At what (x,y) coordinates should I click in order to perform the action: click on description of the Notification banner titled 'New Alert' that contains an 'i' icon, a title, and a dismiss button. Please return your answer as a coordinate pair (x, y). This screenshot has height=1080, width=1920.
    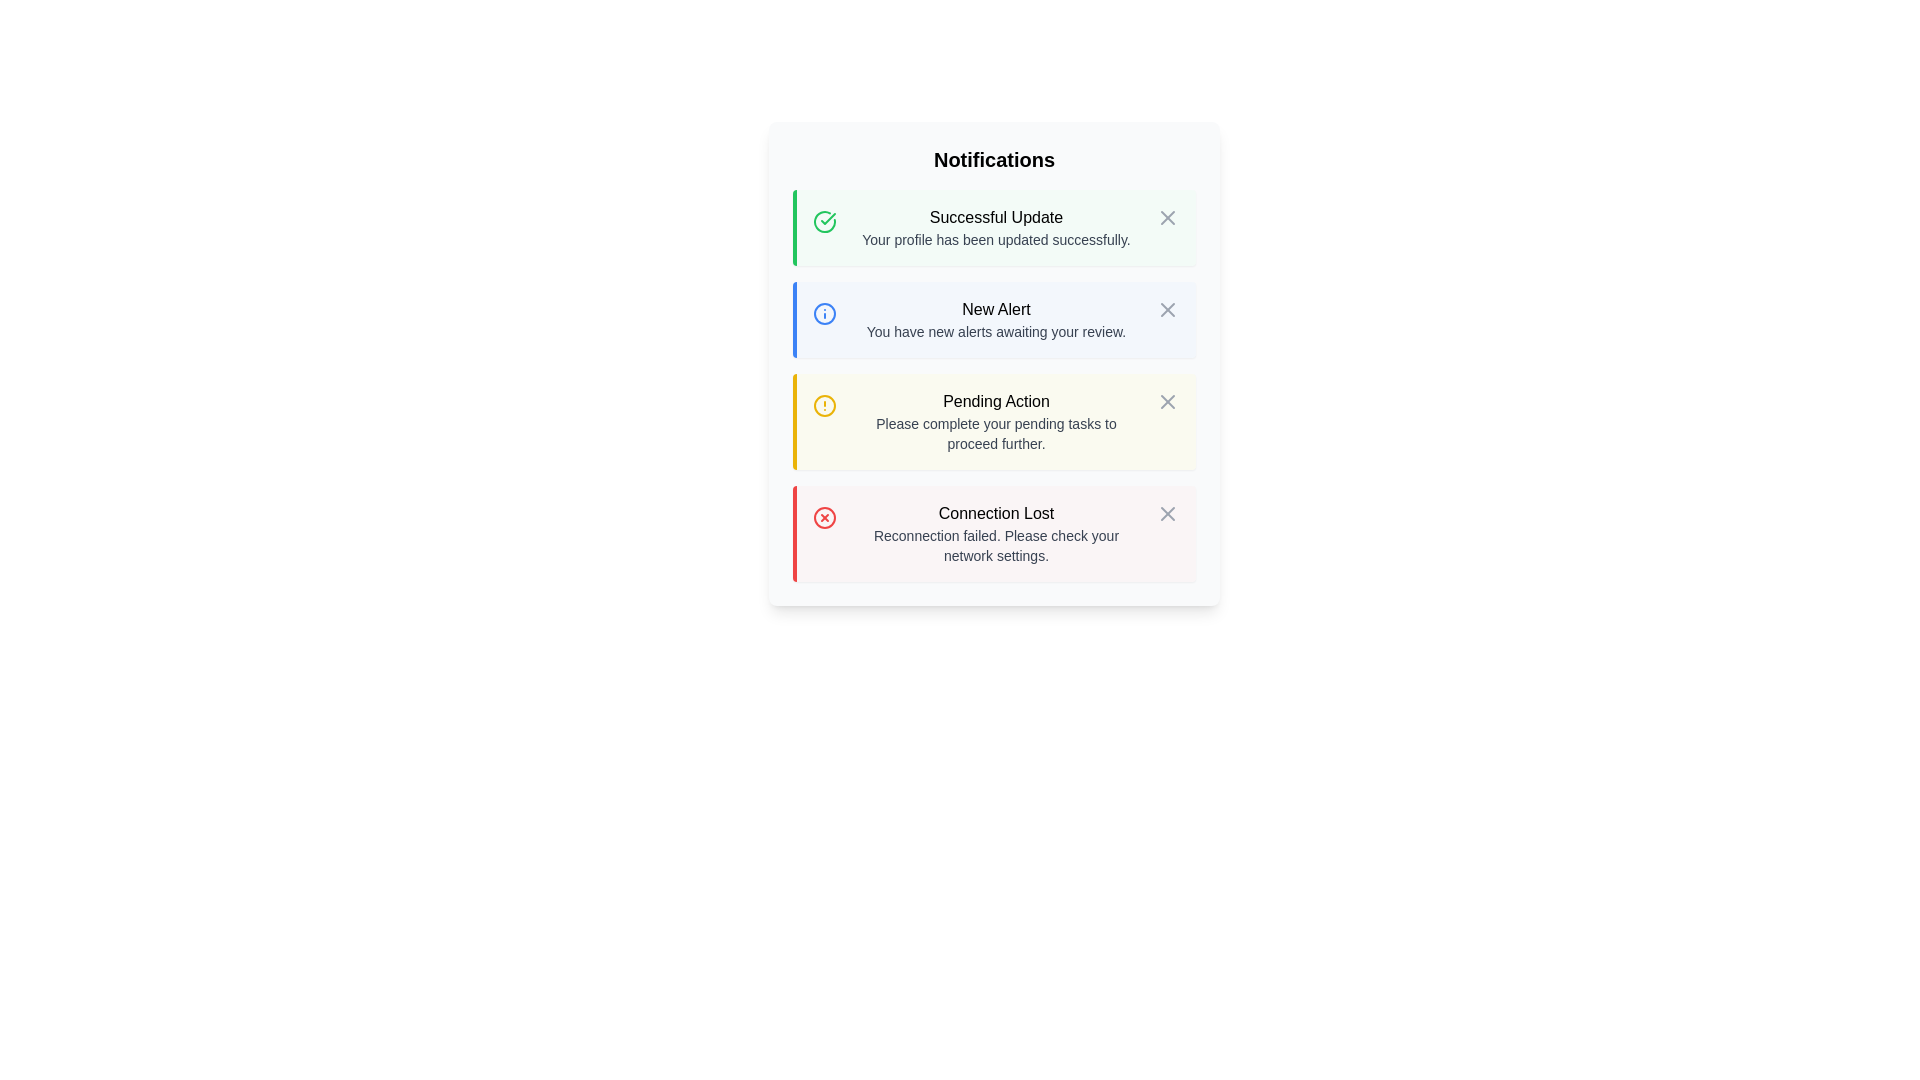
    Looking at the image, I should click on (996, 319).